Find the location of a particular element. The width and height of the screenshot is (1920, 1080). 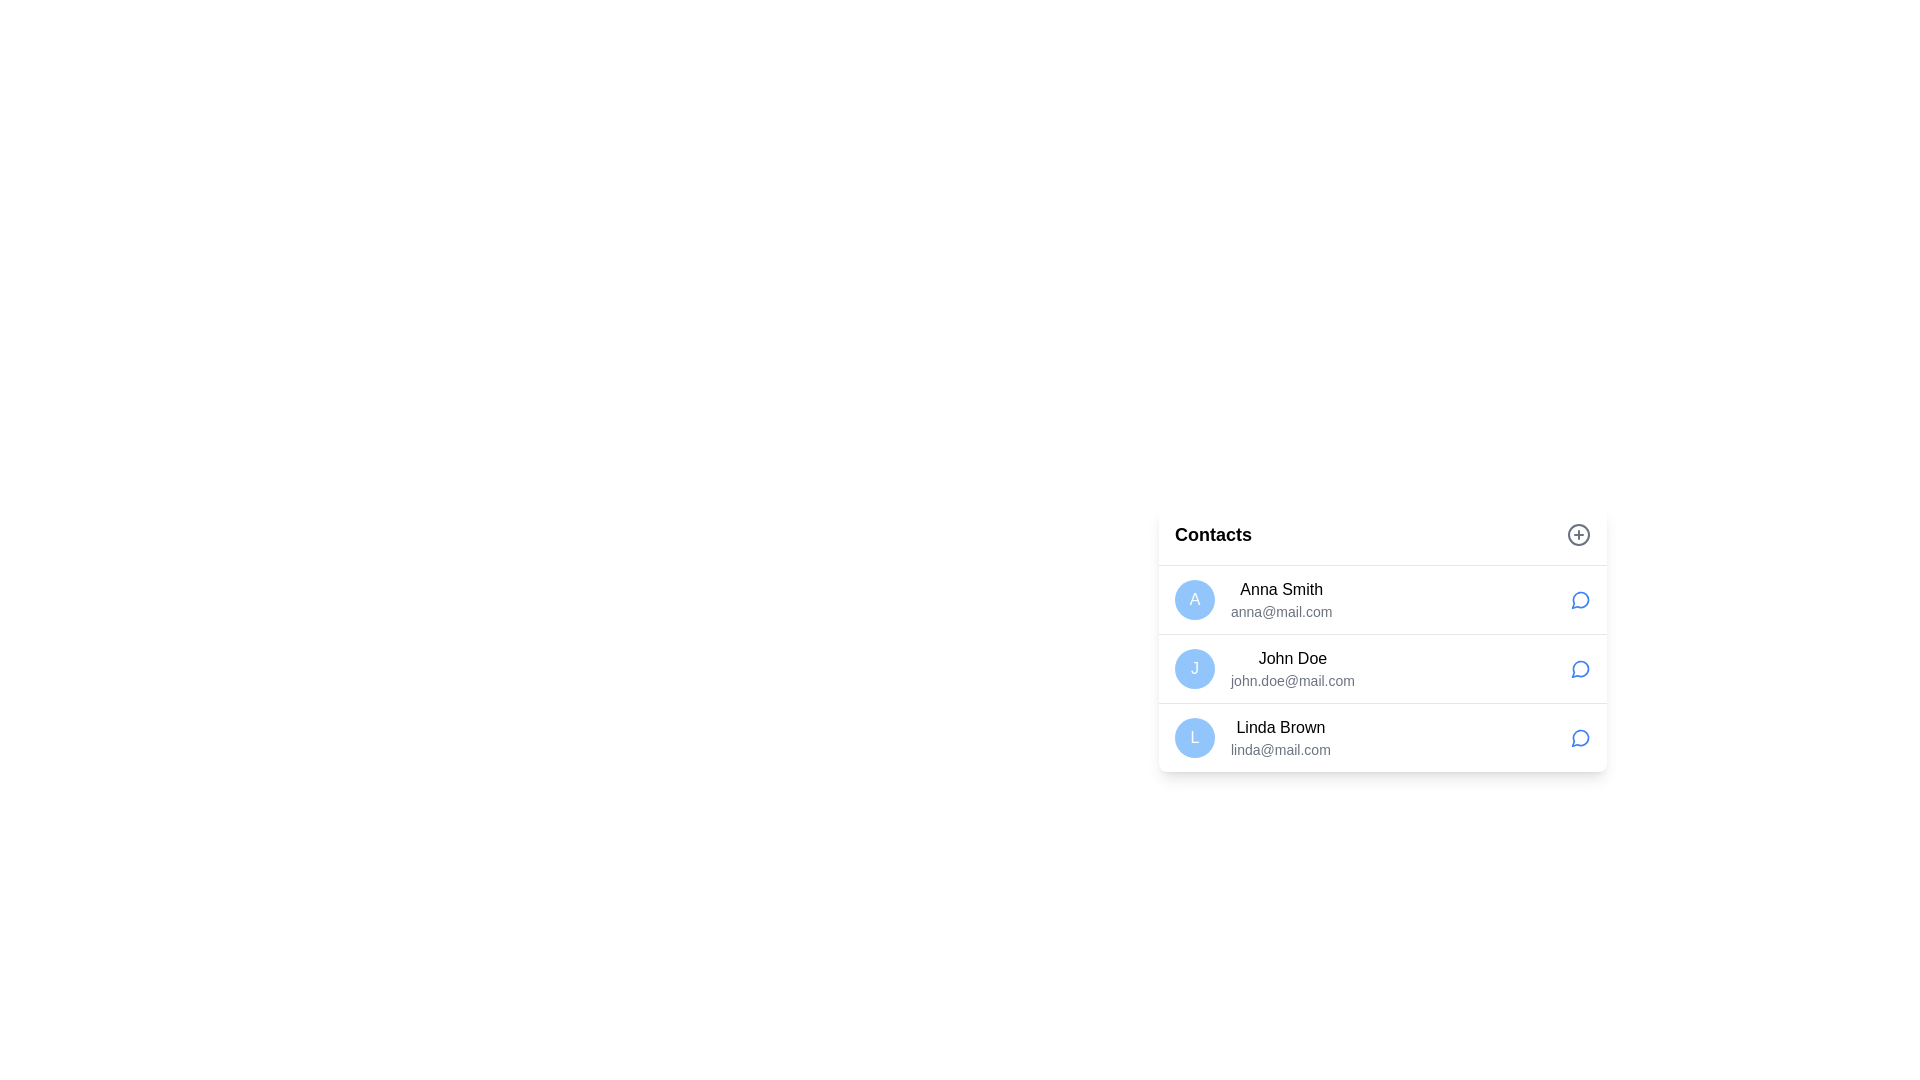

the messaging button next to 'Linda Brown' in the contact list is located at coordinates (1579, 738).